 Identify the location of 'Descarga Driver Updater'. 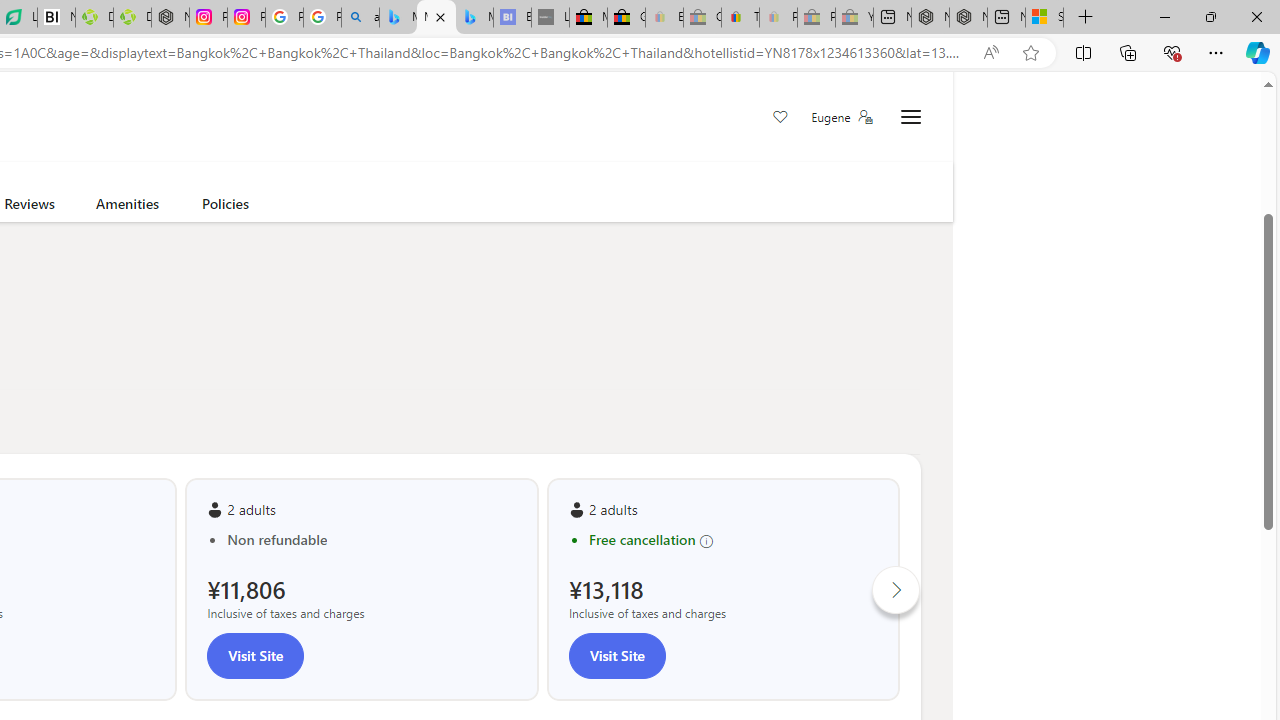
(131, 17).